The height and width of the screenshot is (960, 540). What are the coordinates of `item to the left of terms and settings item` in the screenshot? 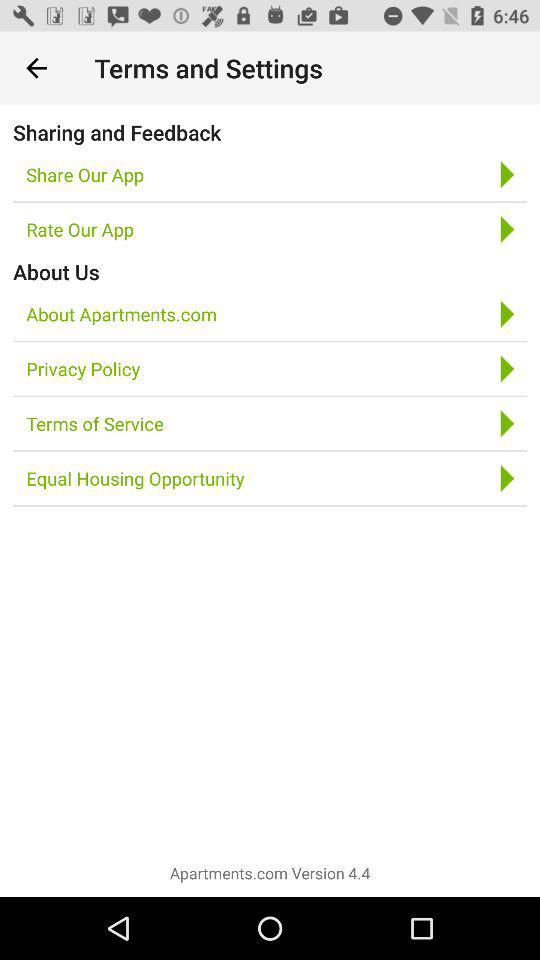 It's located at (36, 68).